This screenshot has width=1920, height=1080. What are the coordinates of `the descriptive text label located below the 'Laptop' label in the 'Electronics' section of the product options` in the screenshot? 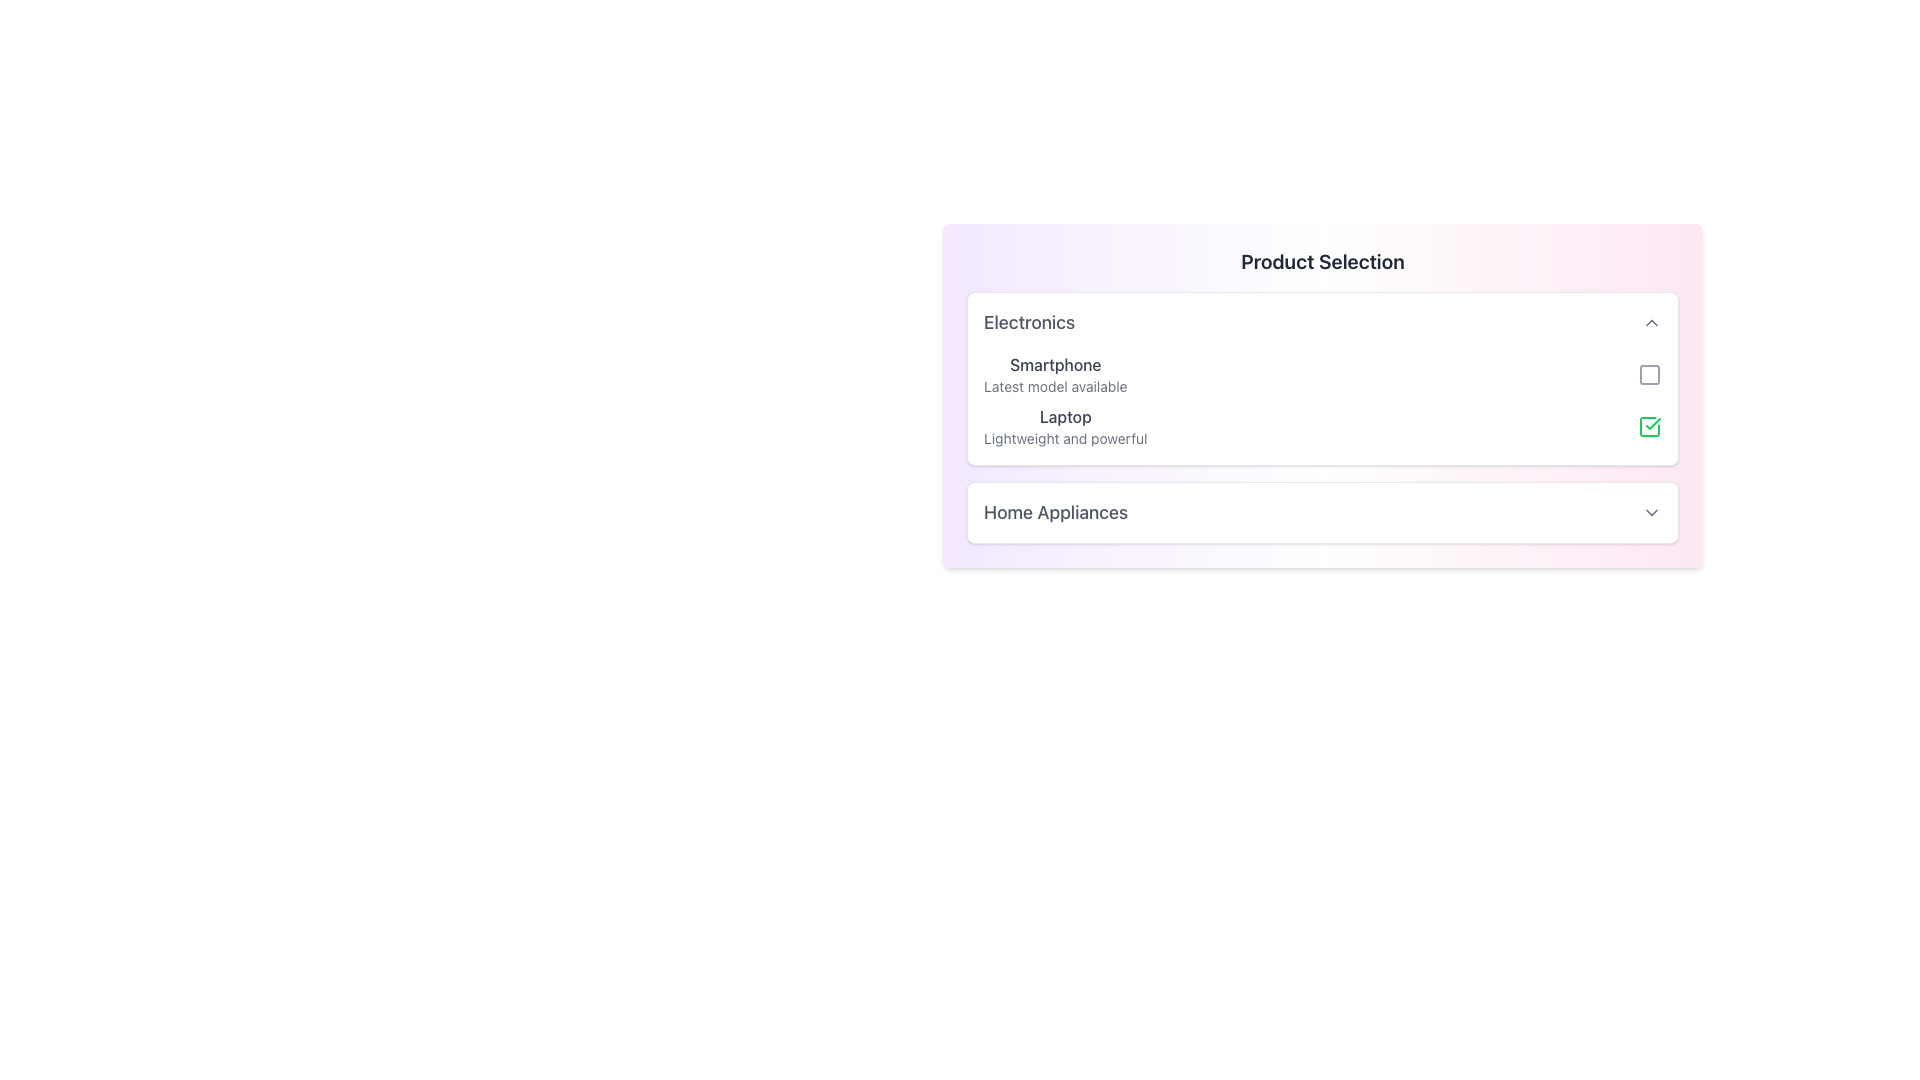 It's located at (1064, 438).